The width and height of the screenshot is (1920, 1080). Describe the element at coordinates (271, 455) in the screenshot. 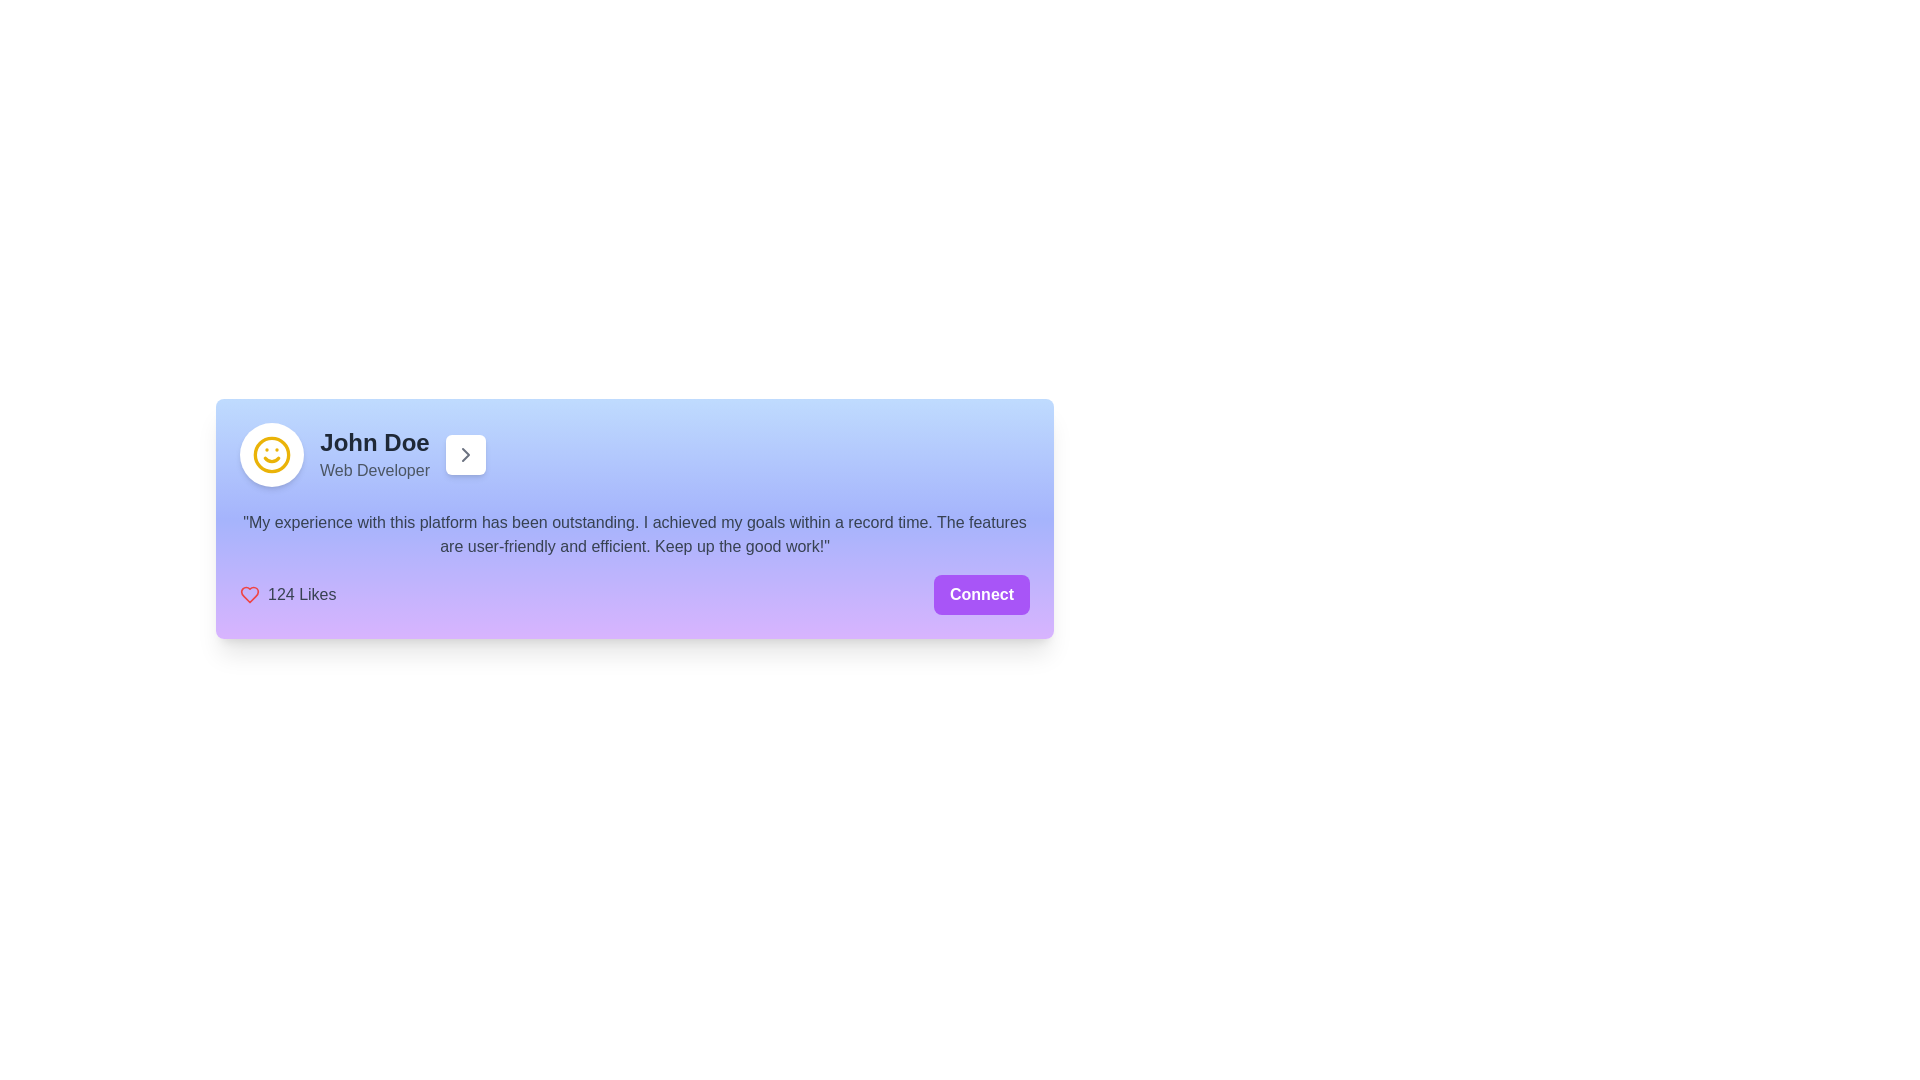

I see `the circular smiling face icon, which is yellow and white, located on the left side of the text area containing 'John Doe' and 'Web Developer' within the card layout` at that location.